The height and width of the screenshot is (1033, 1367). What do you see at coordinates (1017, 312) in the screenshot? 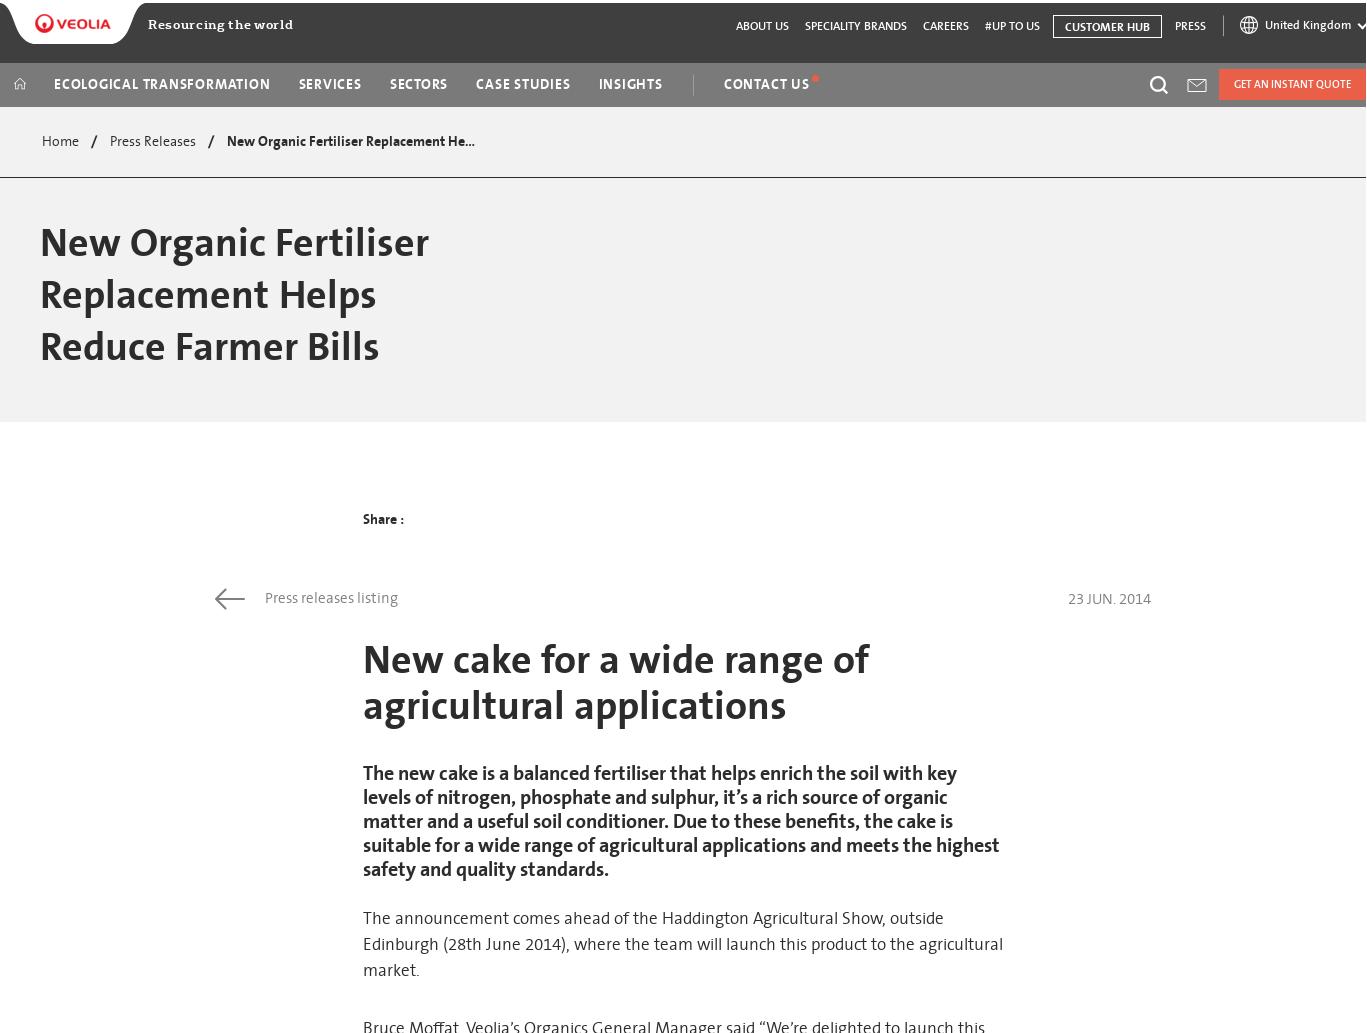
I see `'Nuclear Solutions'` at bounding box center [1017, 312].